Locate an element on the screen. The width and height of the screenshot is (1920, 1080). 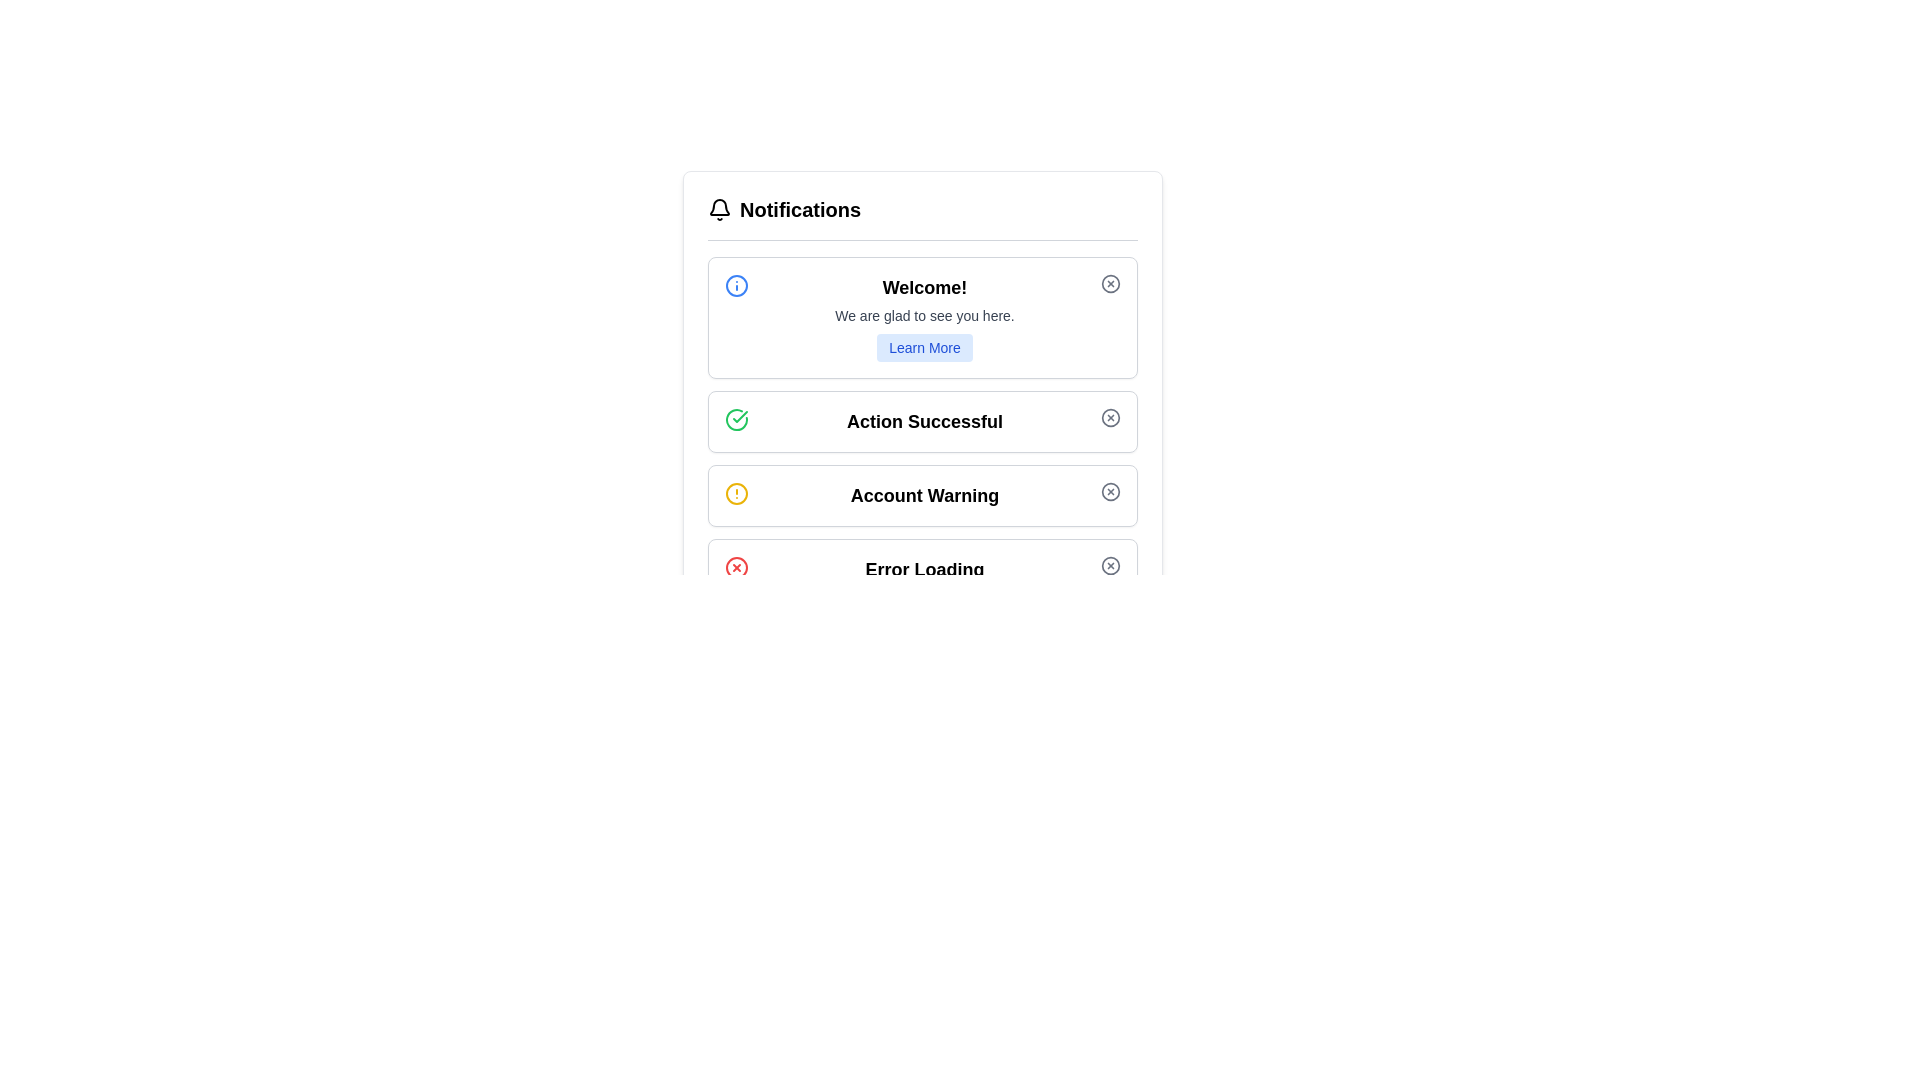
the error notification text label located at the bottom of the notification list, which communicates that an error occurred is located at coordinates (924, 570).